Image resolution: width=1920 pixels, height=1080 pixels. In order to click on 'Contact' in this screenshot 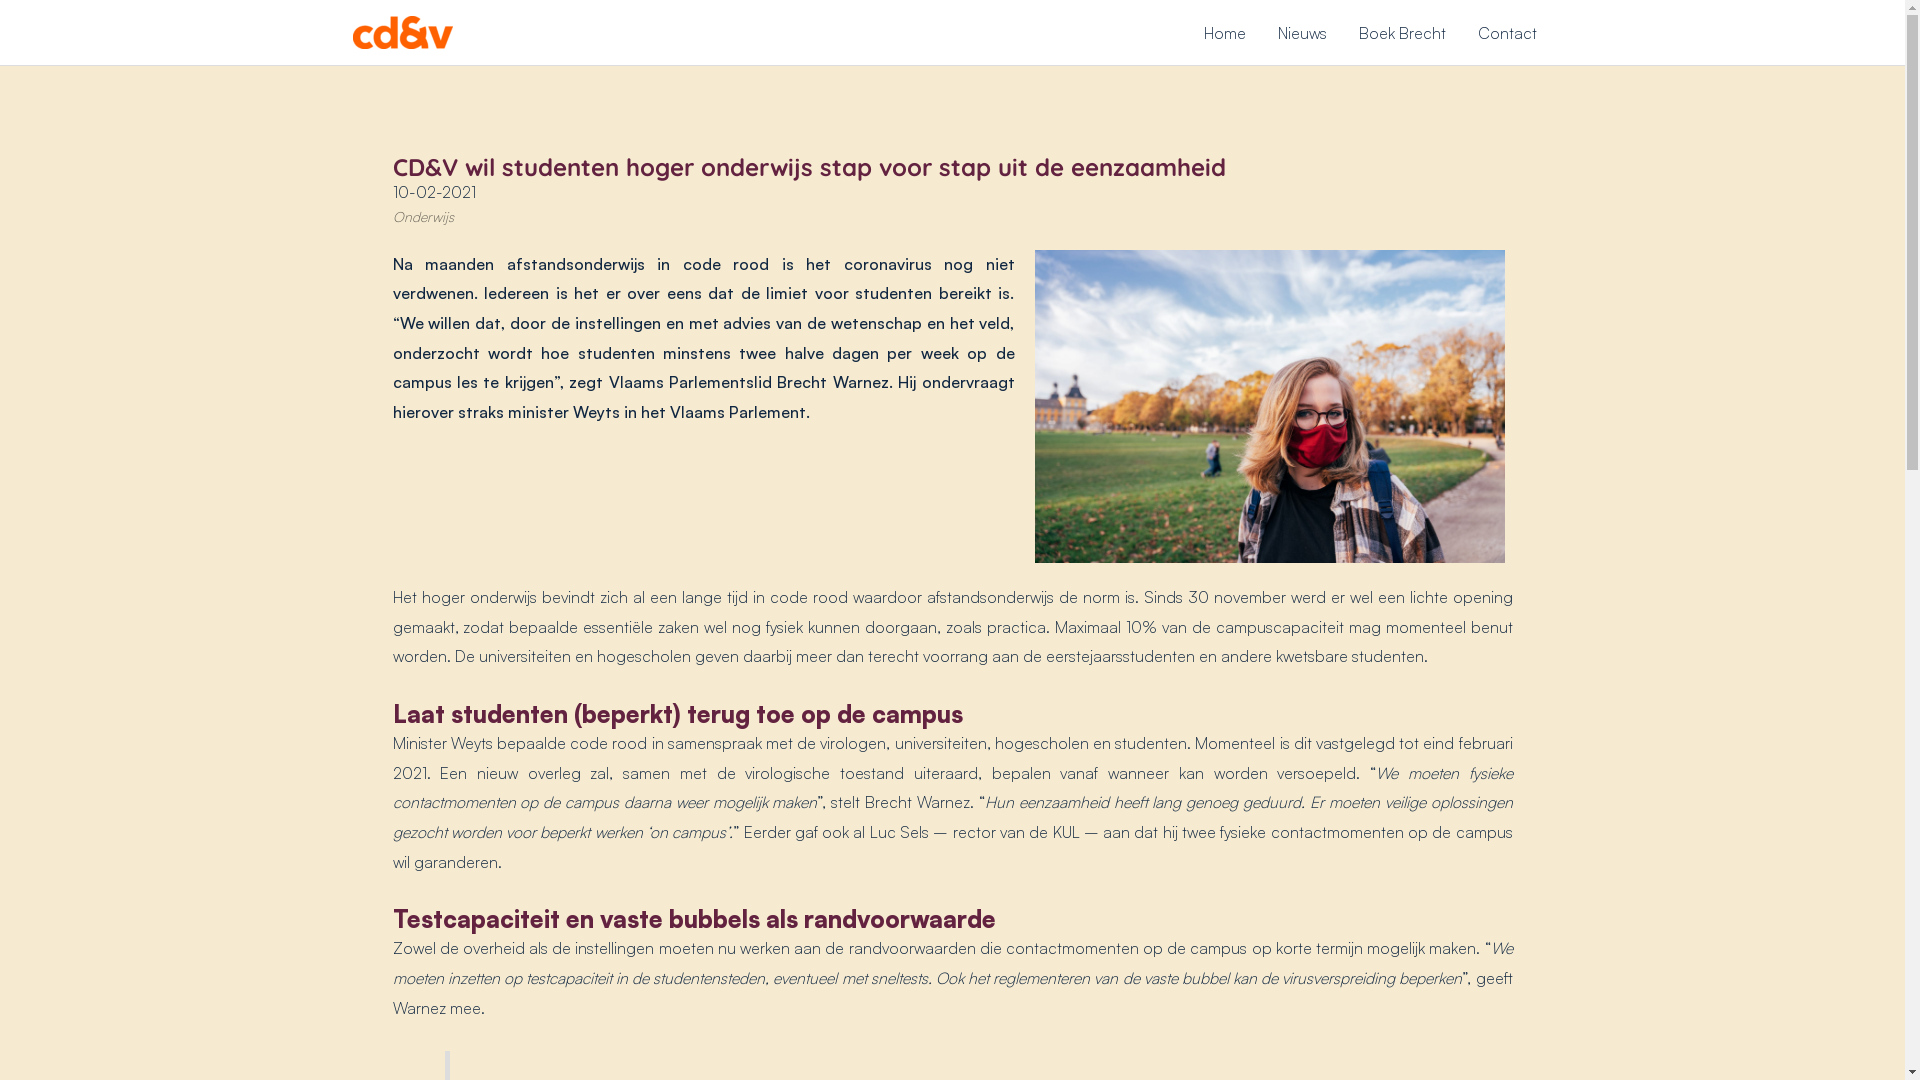, I will do `click(1507, 31)`.